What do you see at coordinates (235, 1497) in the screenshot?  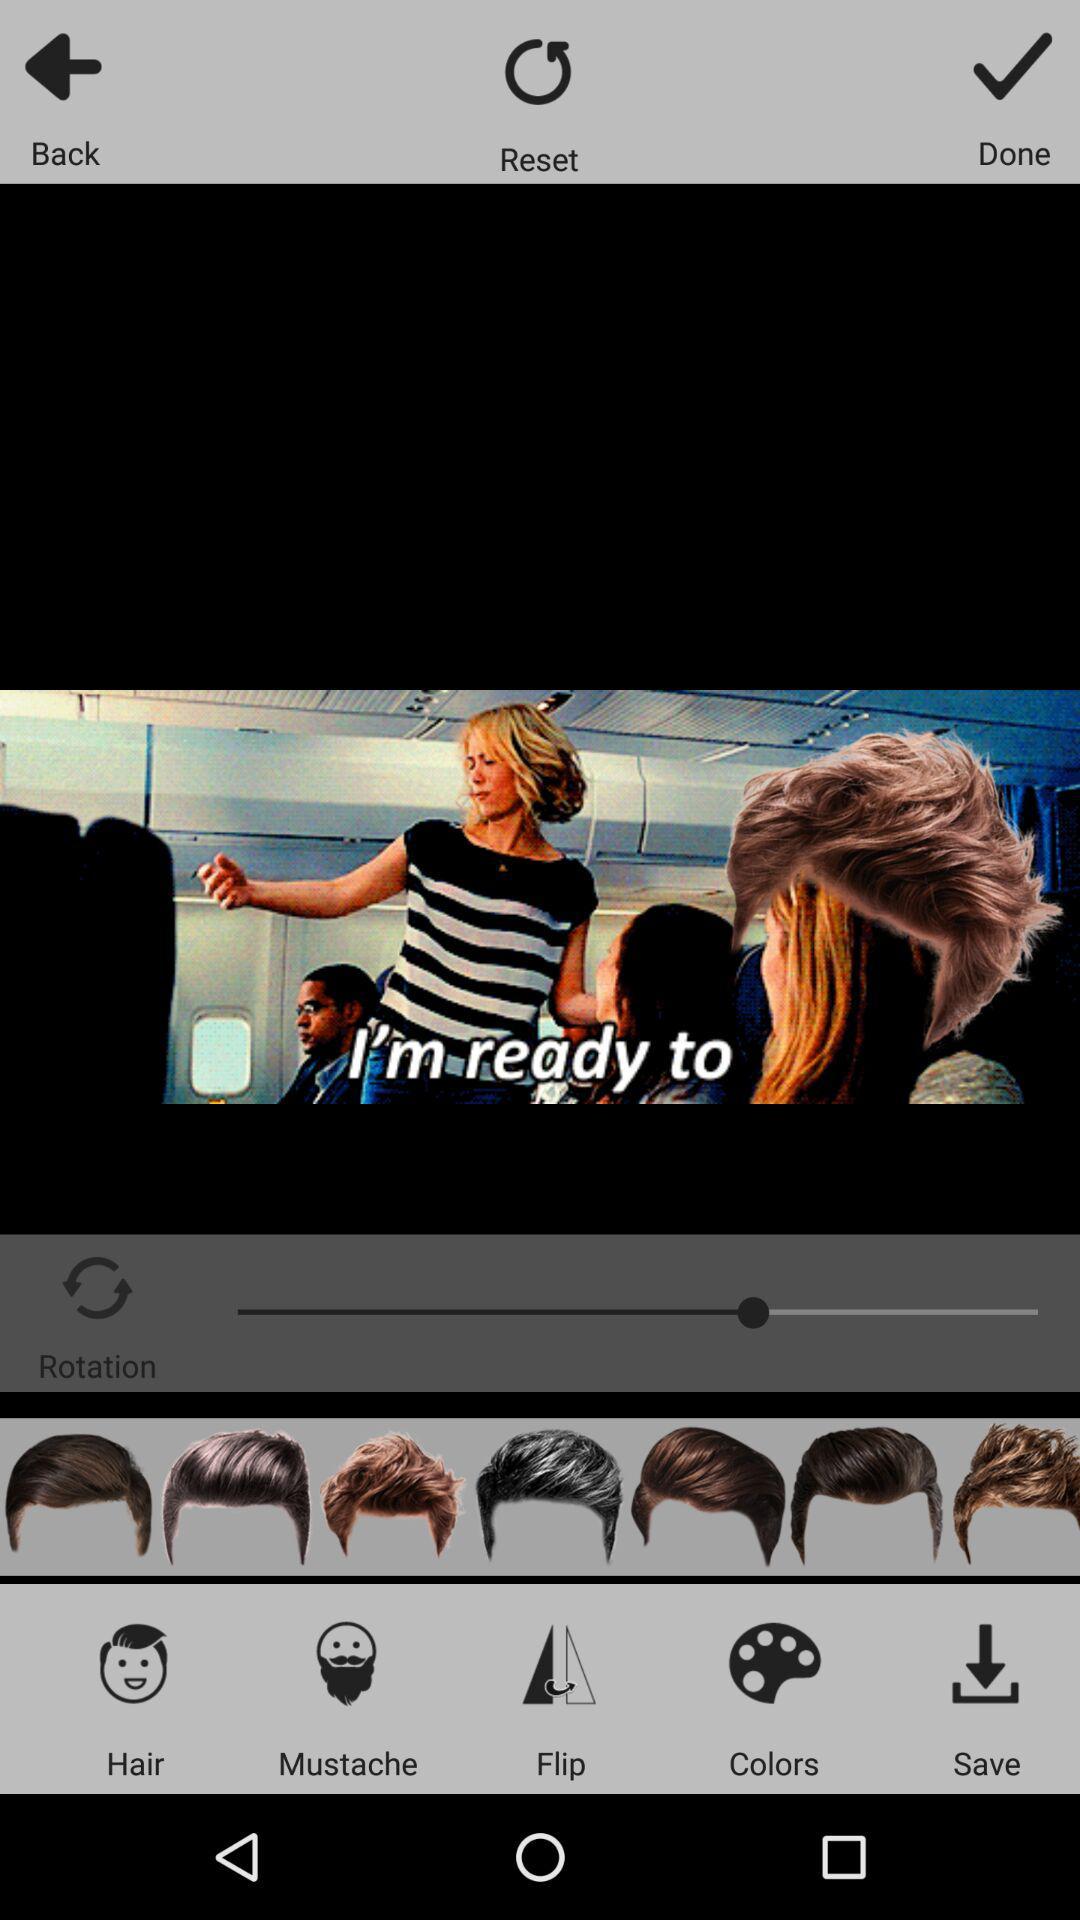 I see `use this hair` at bounding box center [235, 1497].